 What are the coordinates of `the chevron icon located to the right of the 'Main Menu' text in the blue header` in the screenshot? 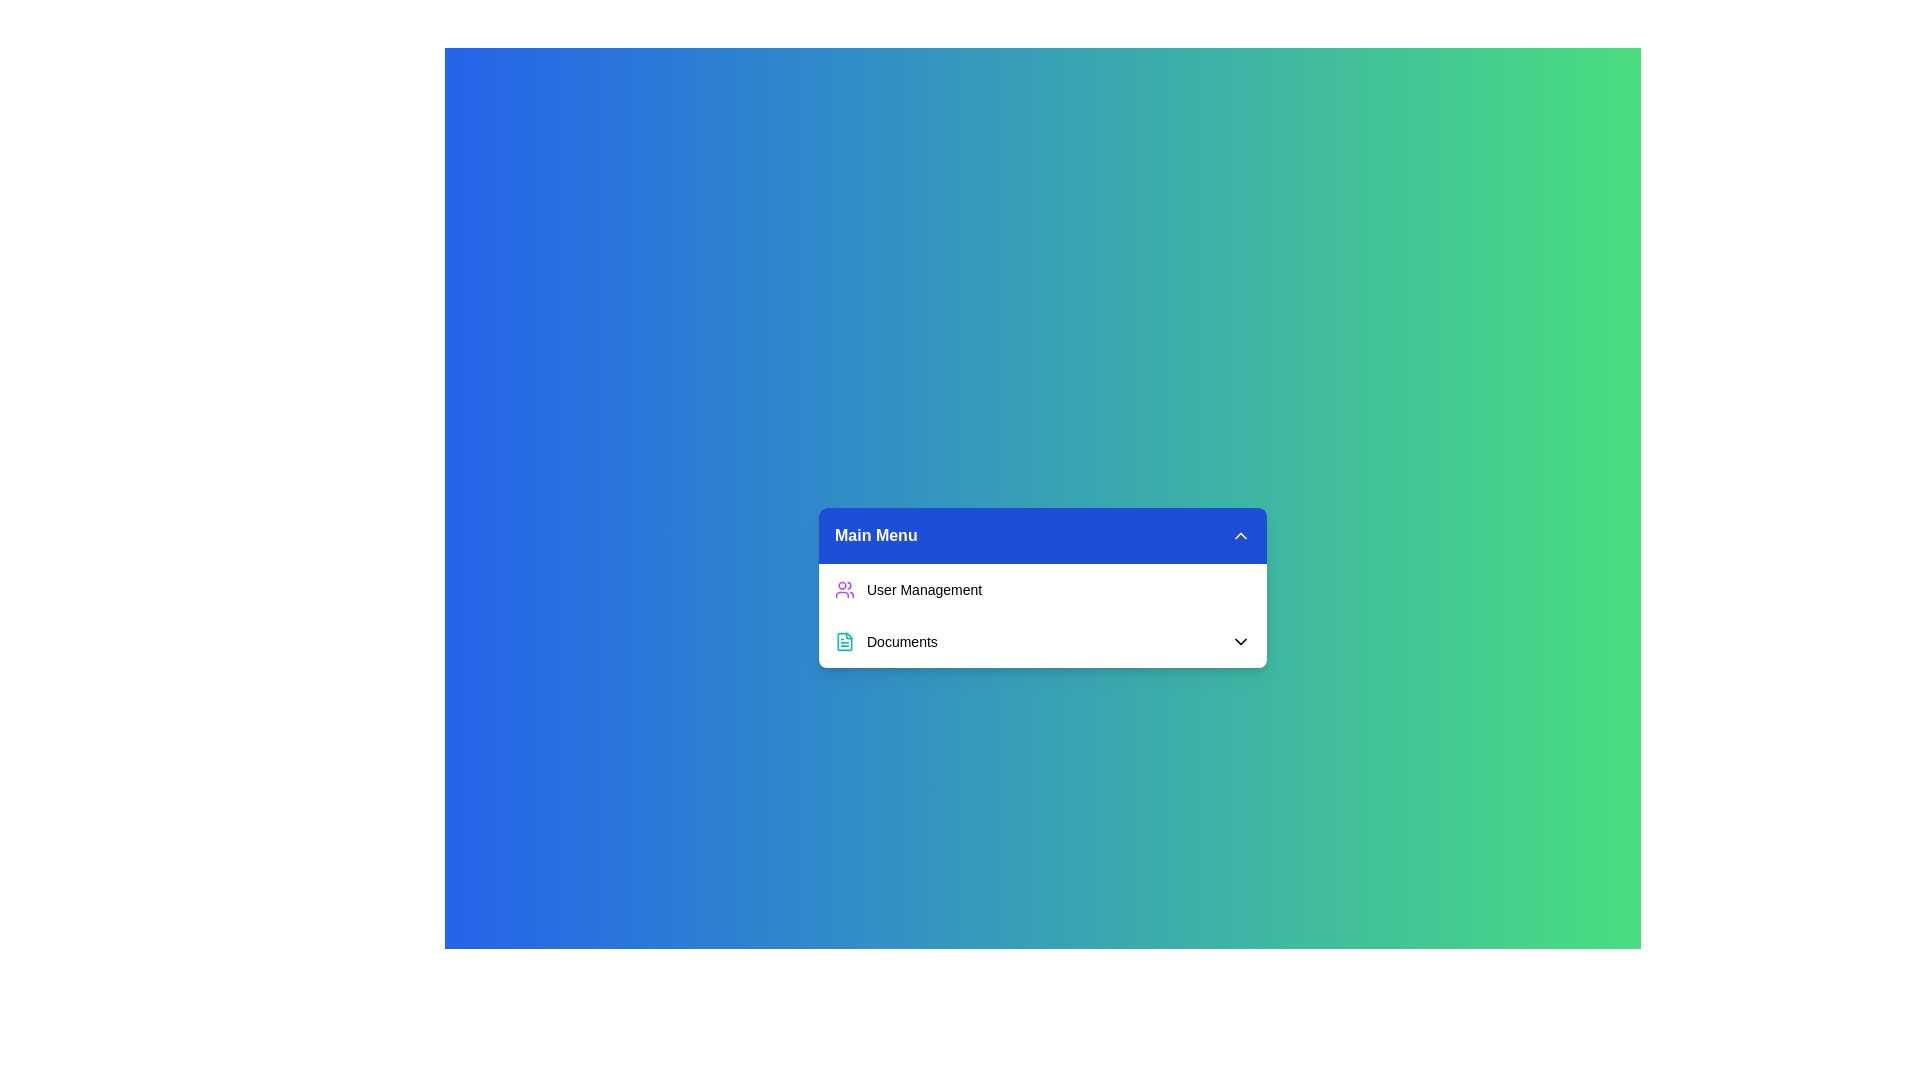 It's located at (1240, 535).